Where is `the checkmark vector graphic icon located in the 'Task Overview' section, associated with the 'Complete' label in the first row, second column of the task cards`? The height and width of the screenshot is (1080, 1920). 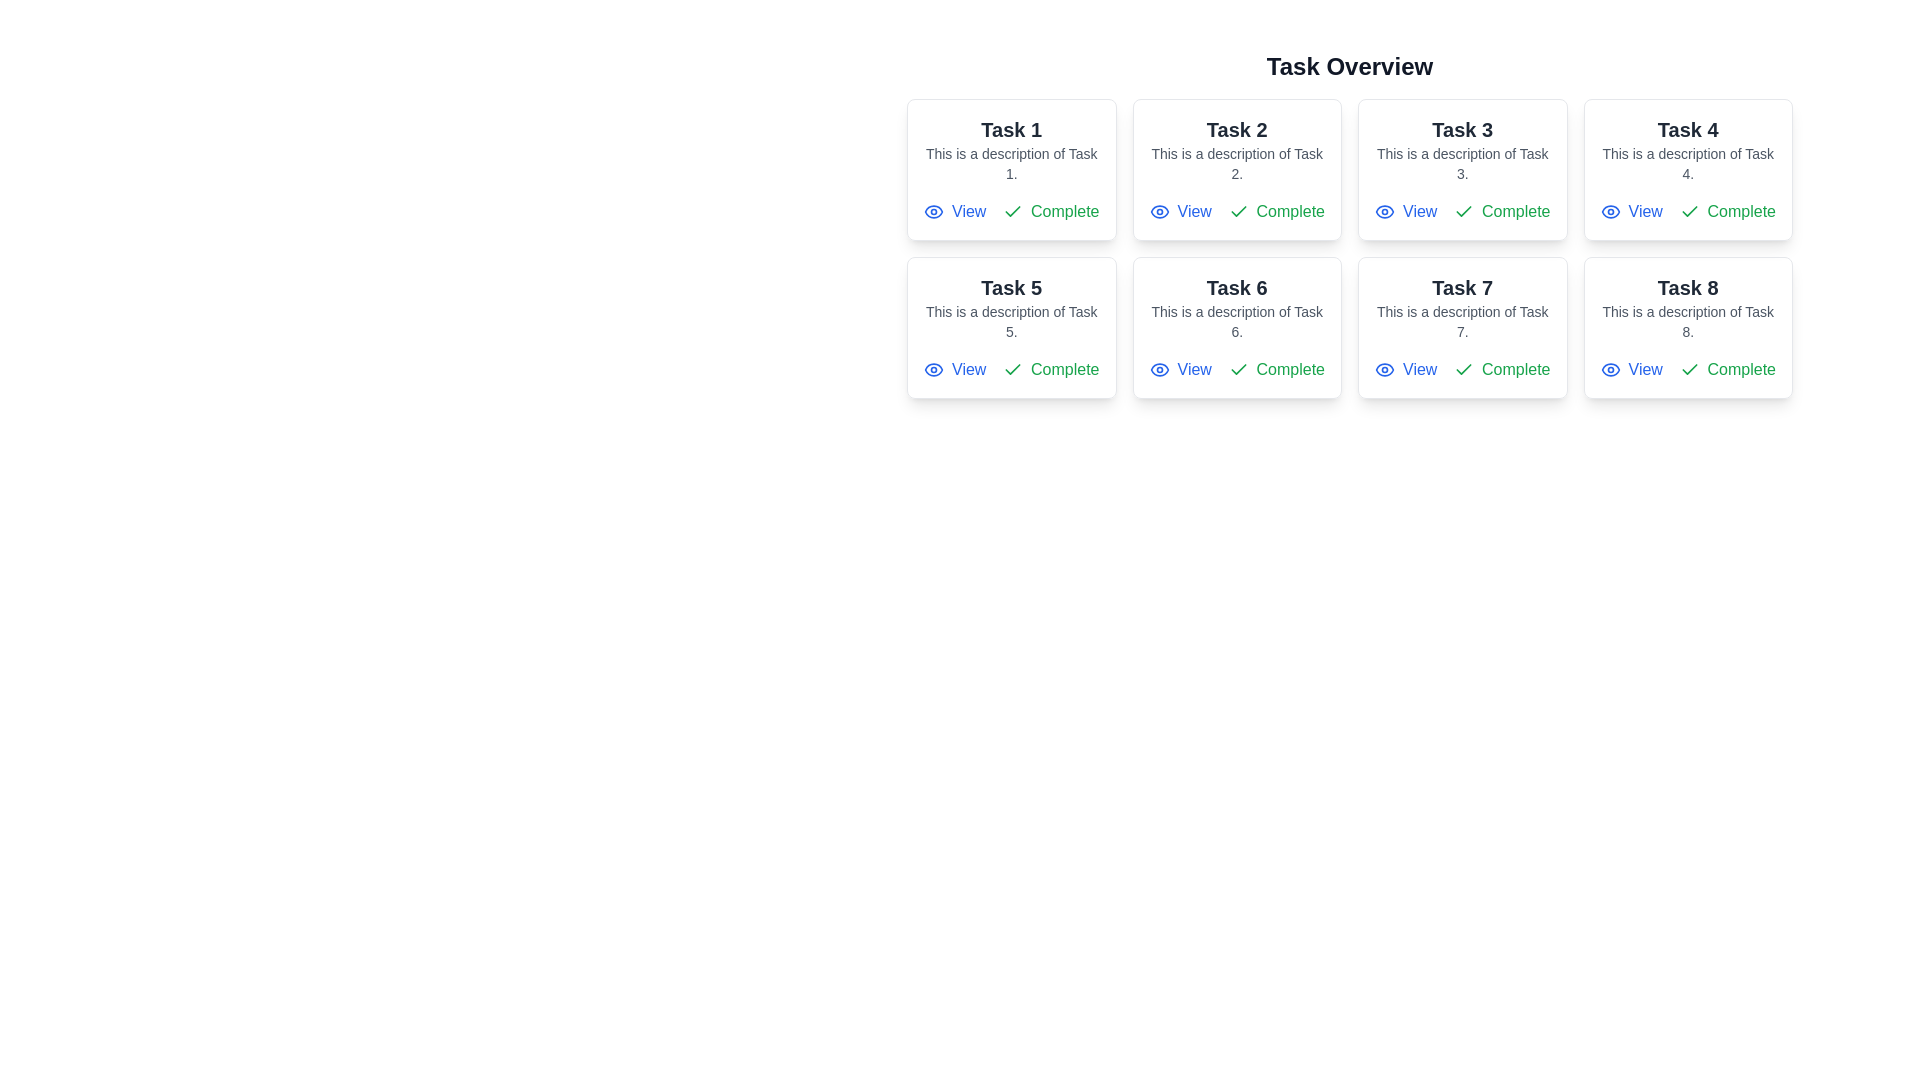
the checkmark vector graphic icon located in the 'Task Overview' section, associated with the 'Complete' label in the first row, second column of the task cards is located at coordinates (1464, 369).